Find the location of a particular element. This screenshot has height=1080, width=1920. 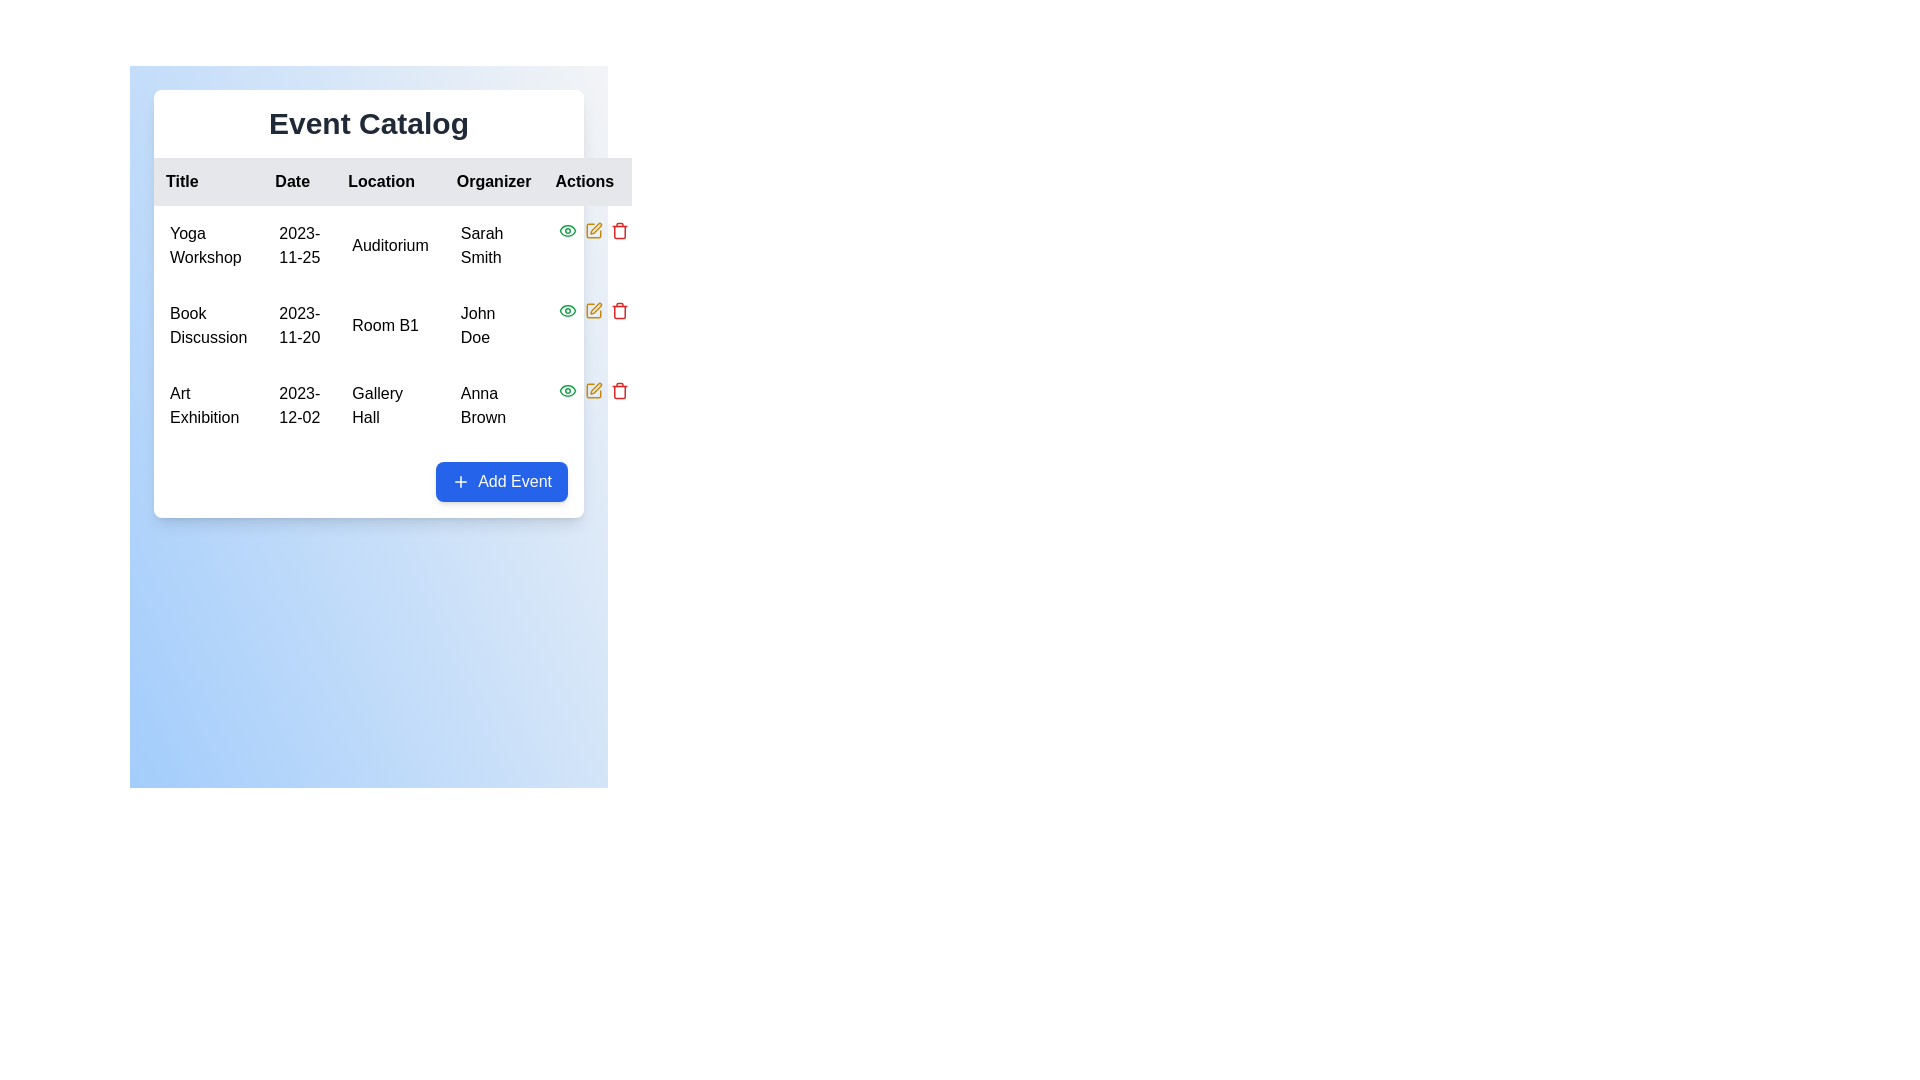

the edit icon button, which is a yellow outlined square with a pencil symbol, located in the 'Actions' column of the second row of the table is located at coordinates (593, 311).